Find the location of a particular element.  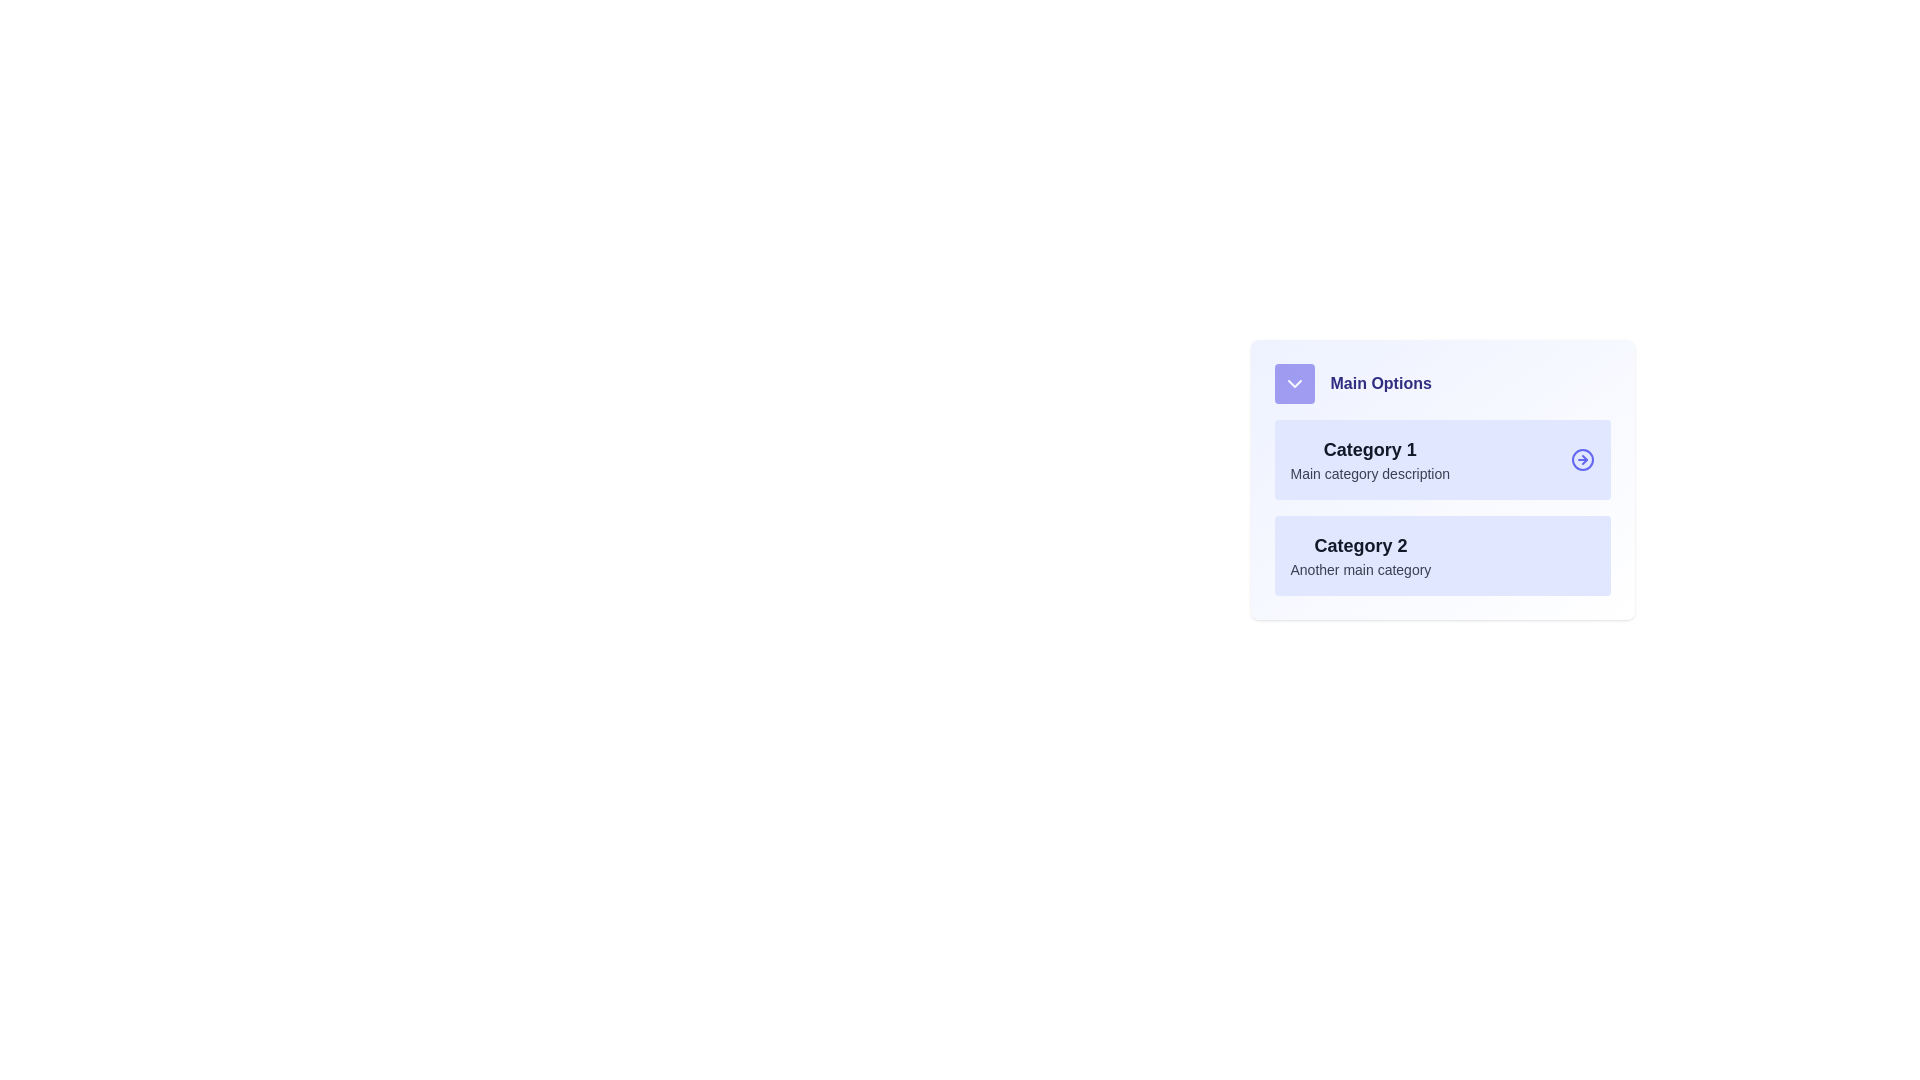

the button with a dark indigo background and a white downward-pointing chevron is located at coordinates (1294, 384).